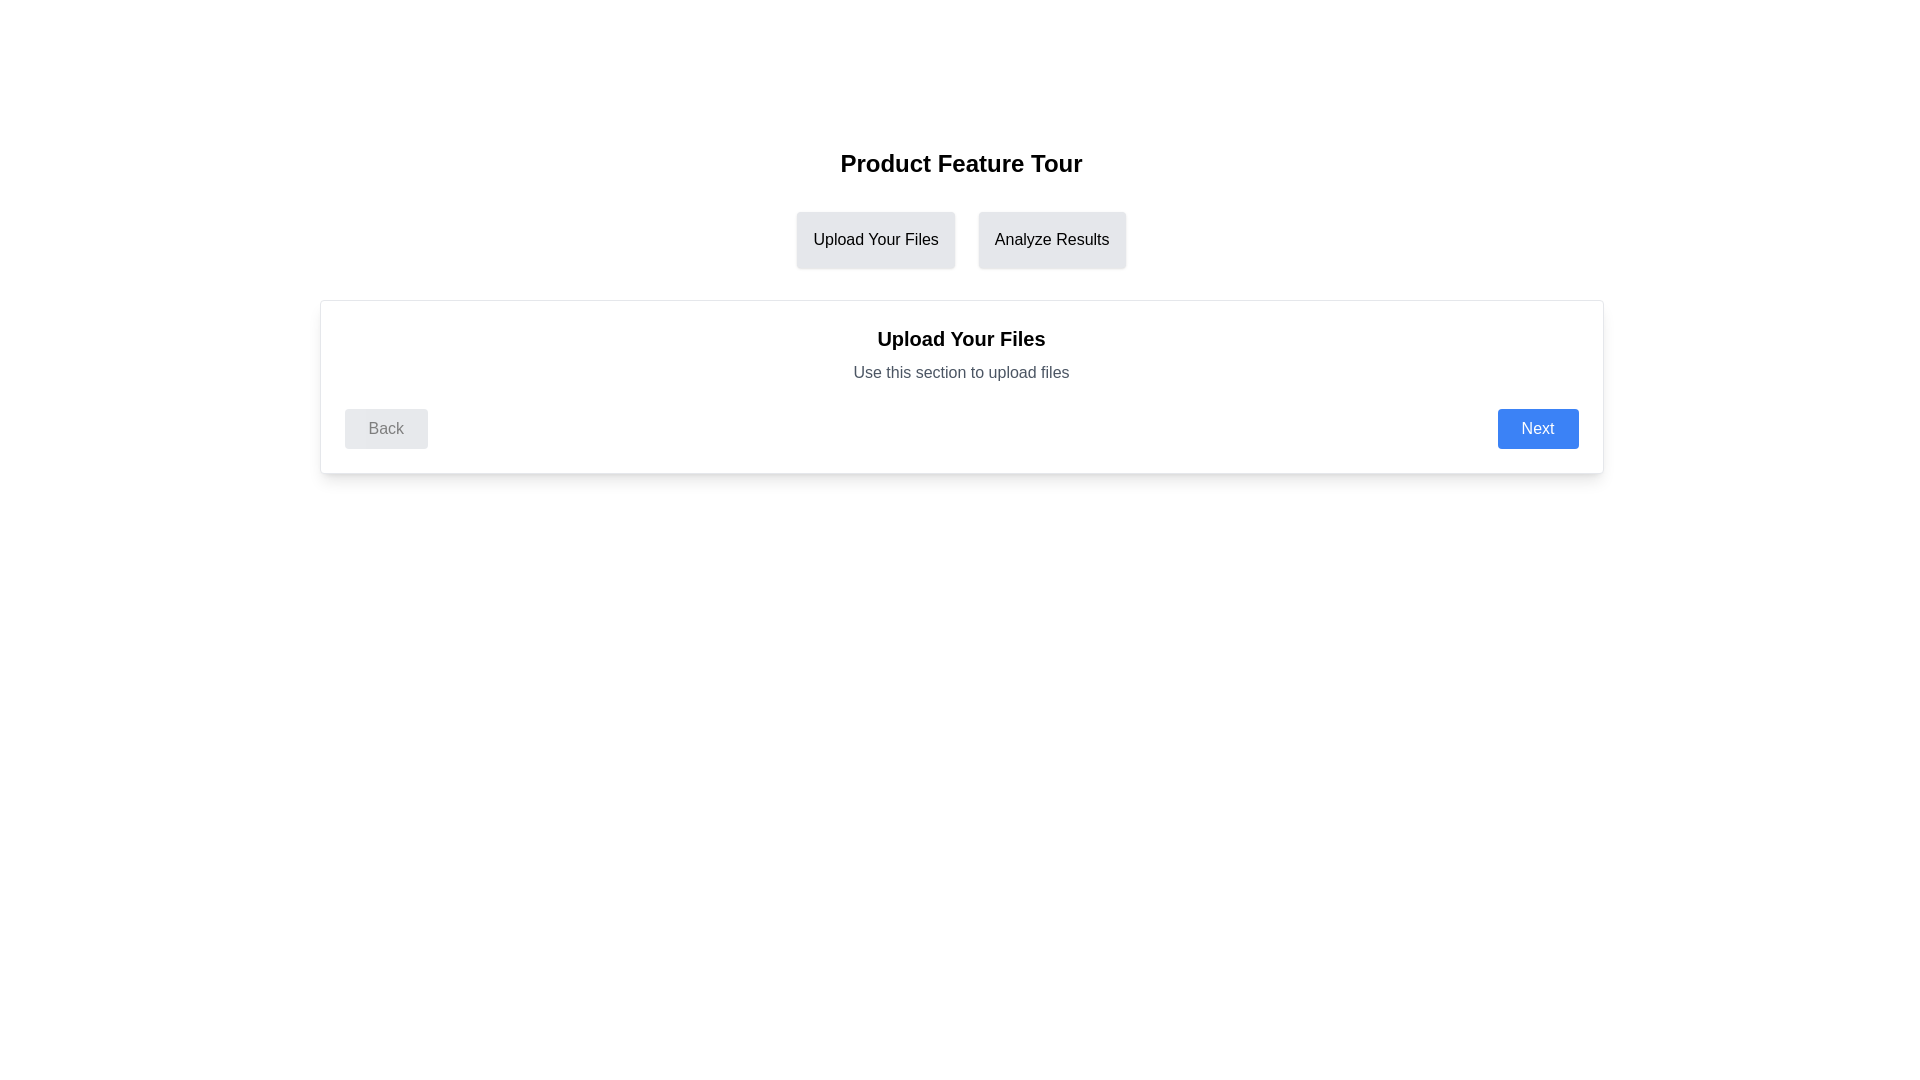 Image resolution: width=1920 pixels, height=1080 pixels. Describe the element at coordinates (386, 427) in the screenshot. I see `the backward navigation button located at the bottom-left region of the main content area` at that location.